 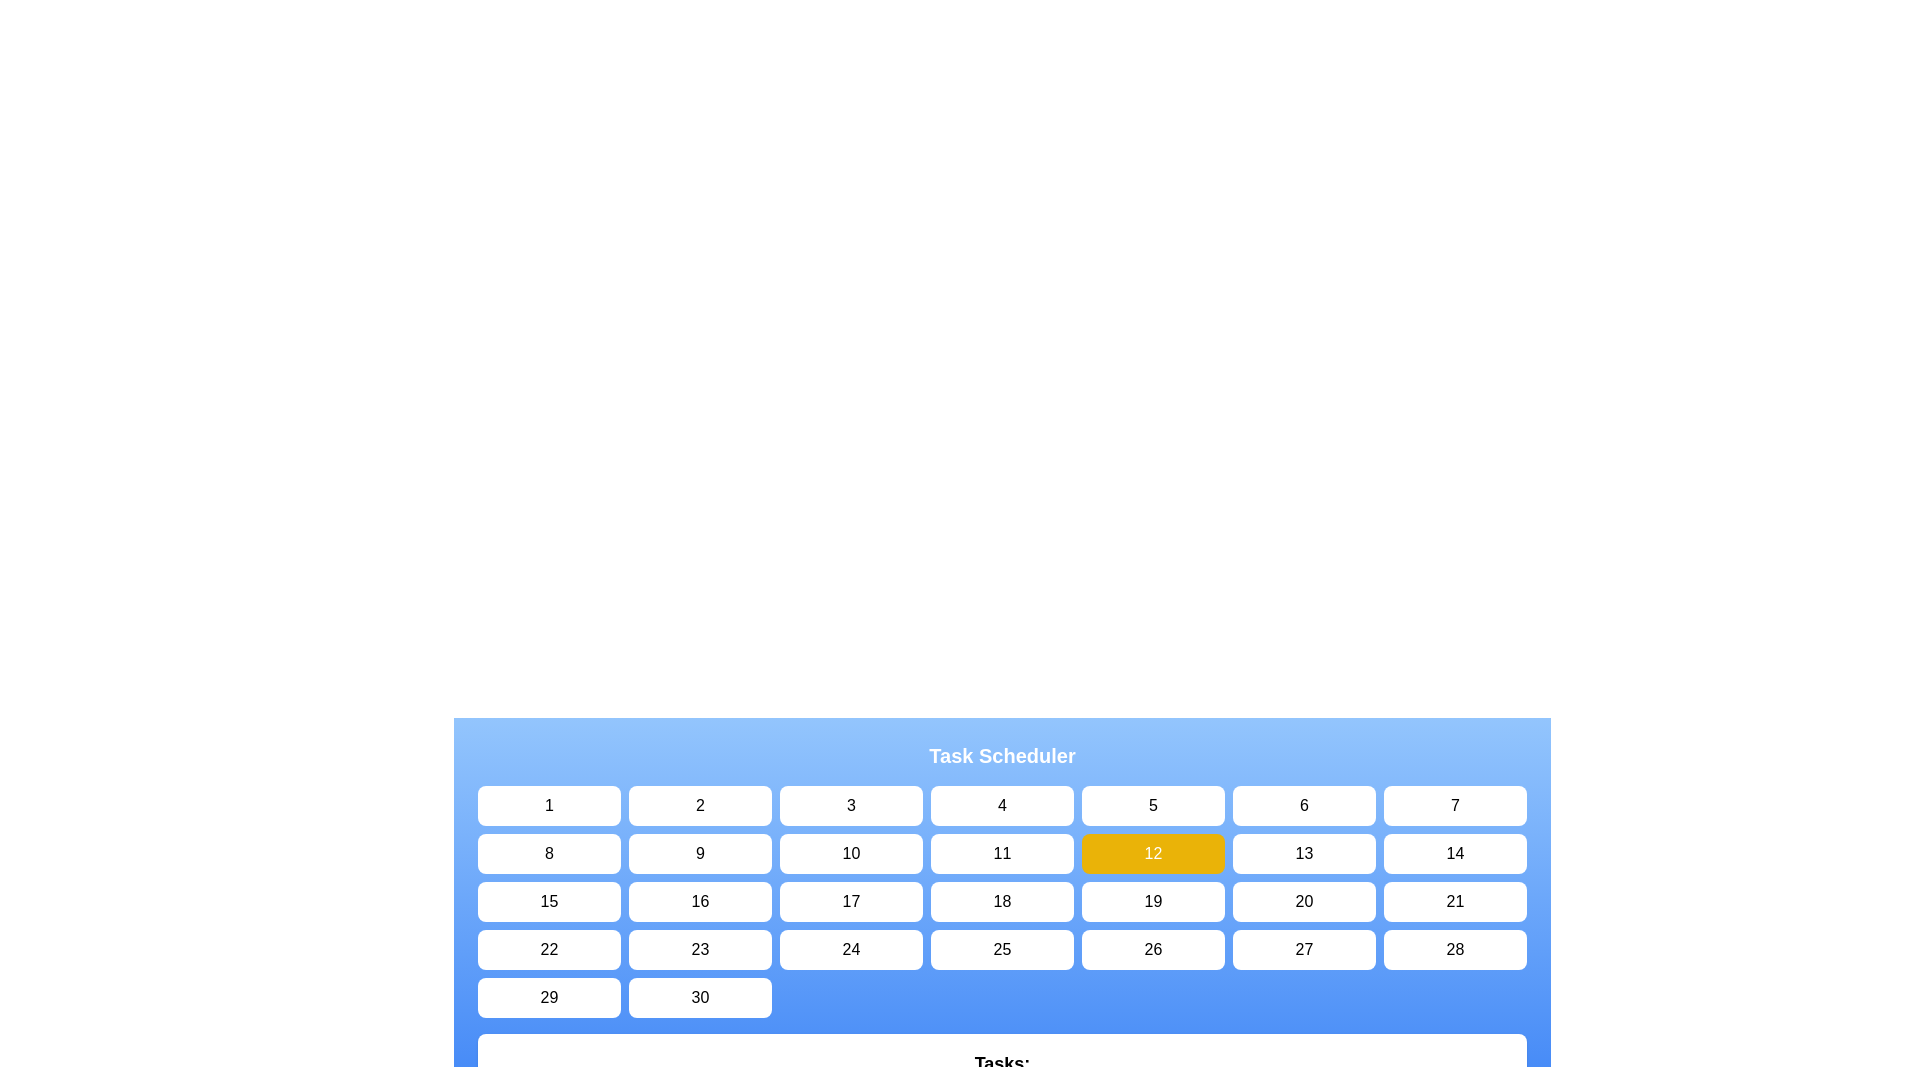 What do you see at coordinates (549, 805) in the screenshot?
I see `the button for the number '1', located in the top-left corner of the grid structure` at bounding box center [549, 805].